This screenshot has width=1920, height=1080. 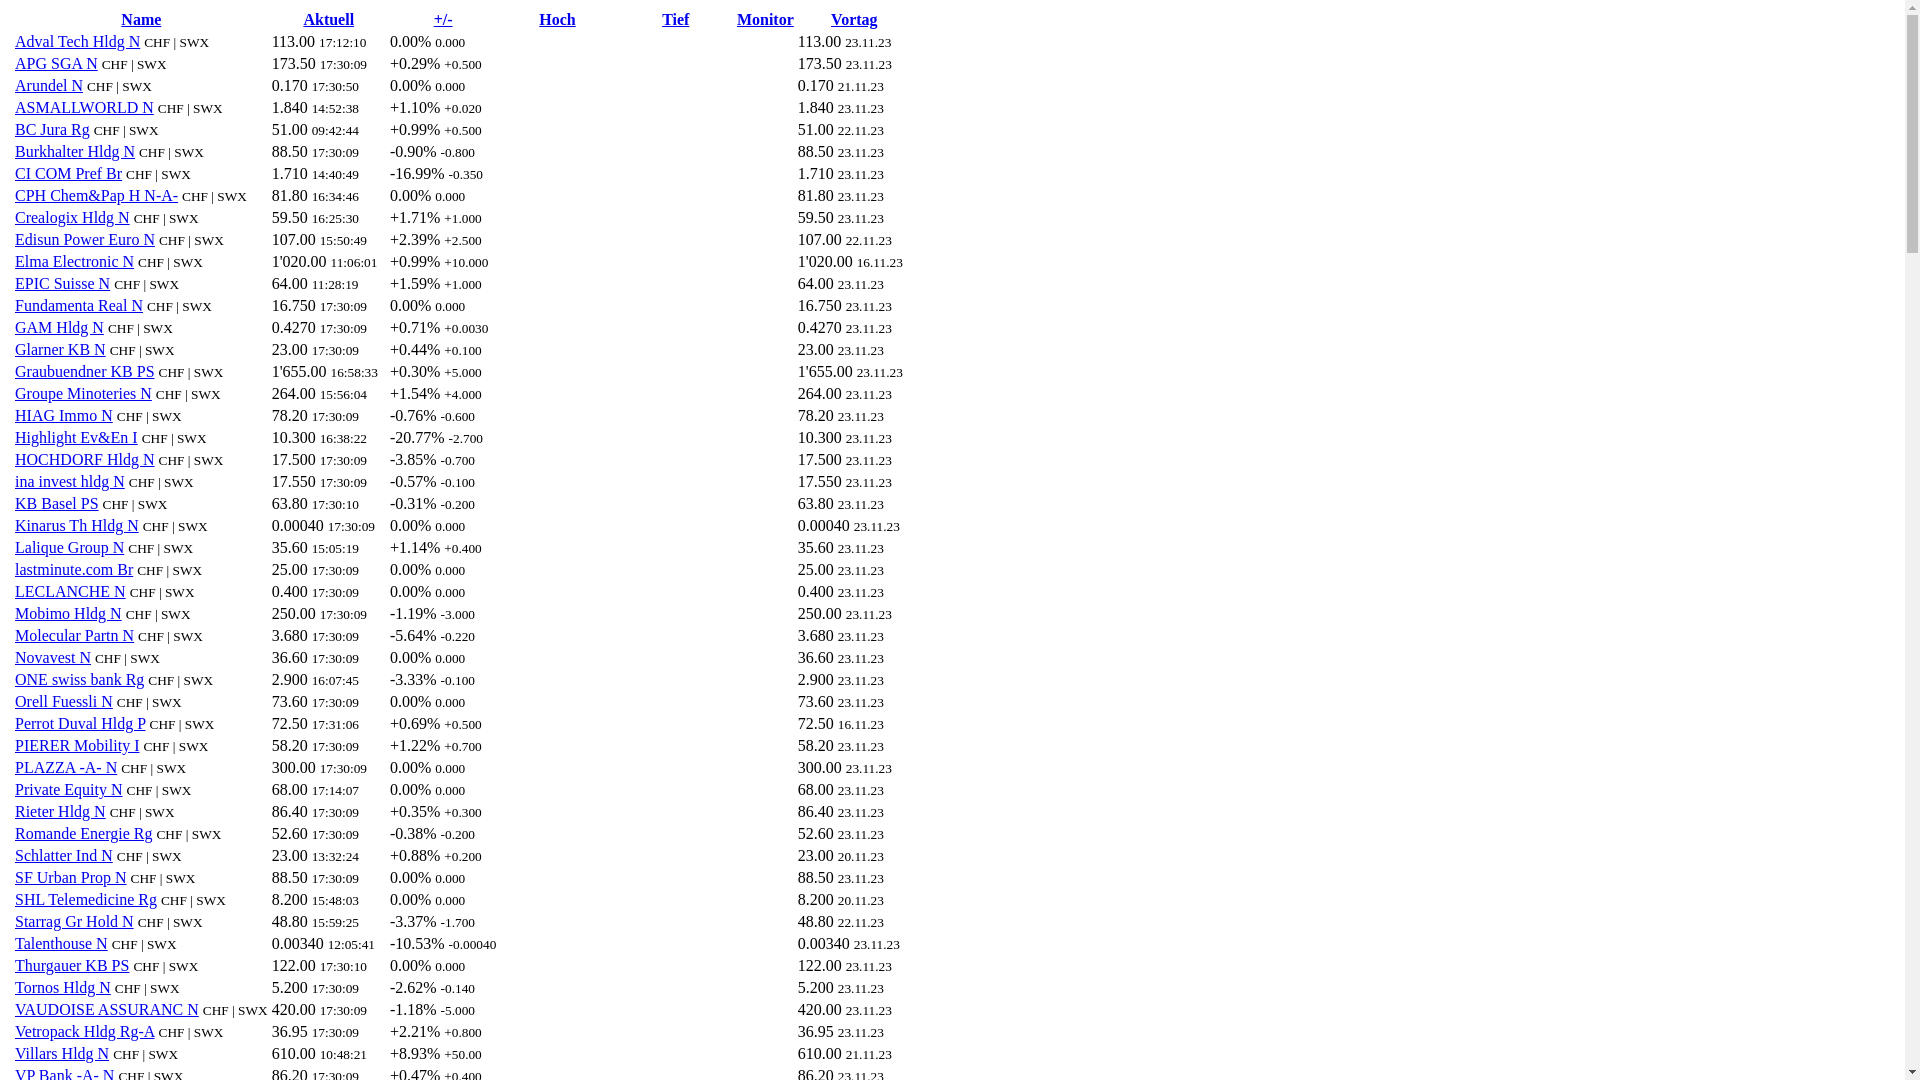 What do you see at coordinates (105, 1009) in the screenshot?
I see `'VAUDOISE ASSURANC N'` at bounding box center [105, 1009].